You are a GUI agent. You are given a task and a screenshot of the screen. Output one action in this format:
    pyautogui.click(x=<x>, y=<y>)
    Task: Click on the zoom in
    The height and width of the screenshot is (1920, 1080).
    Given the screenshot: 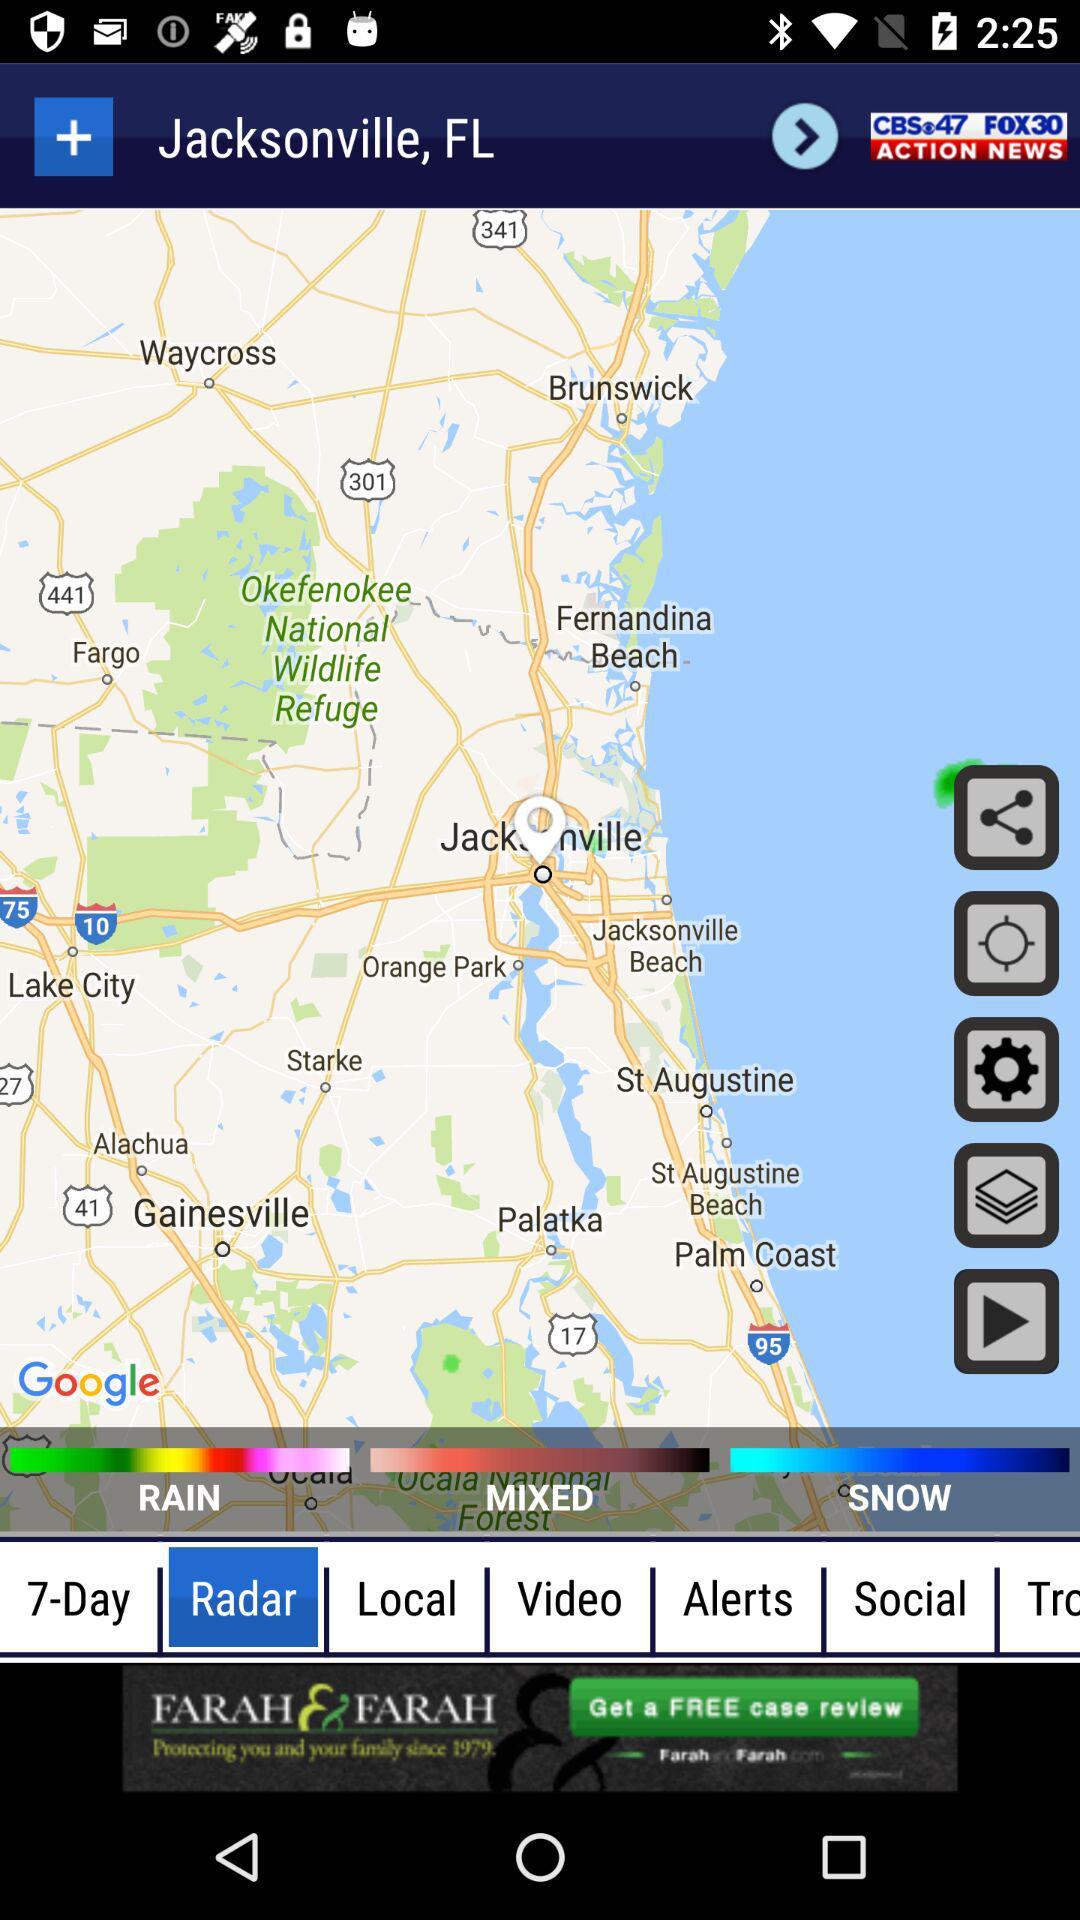 What is the action you would take?
    pyautogui.click(x=72, y=135)
    